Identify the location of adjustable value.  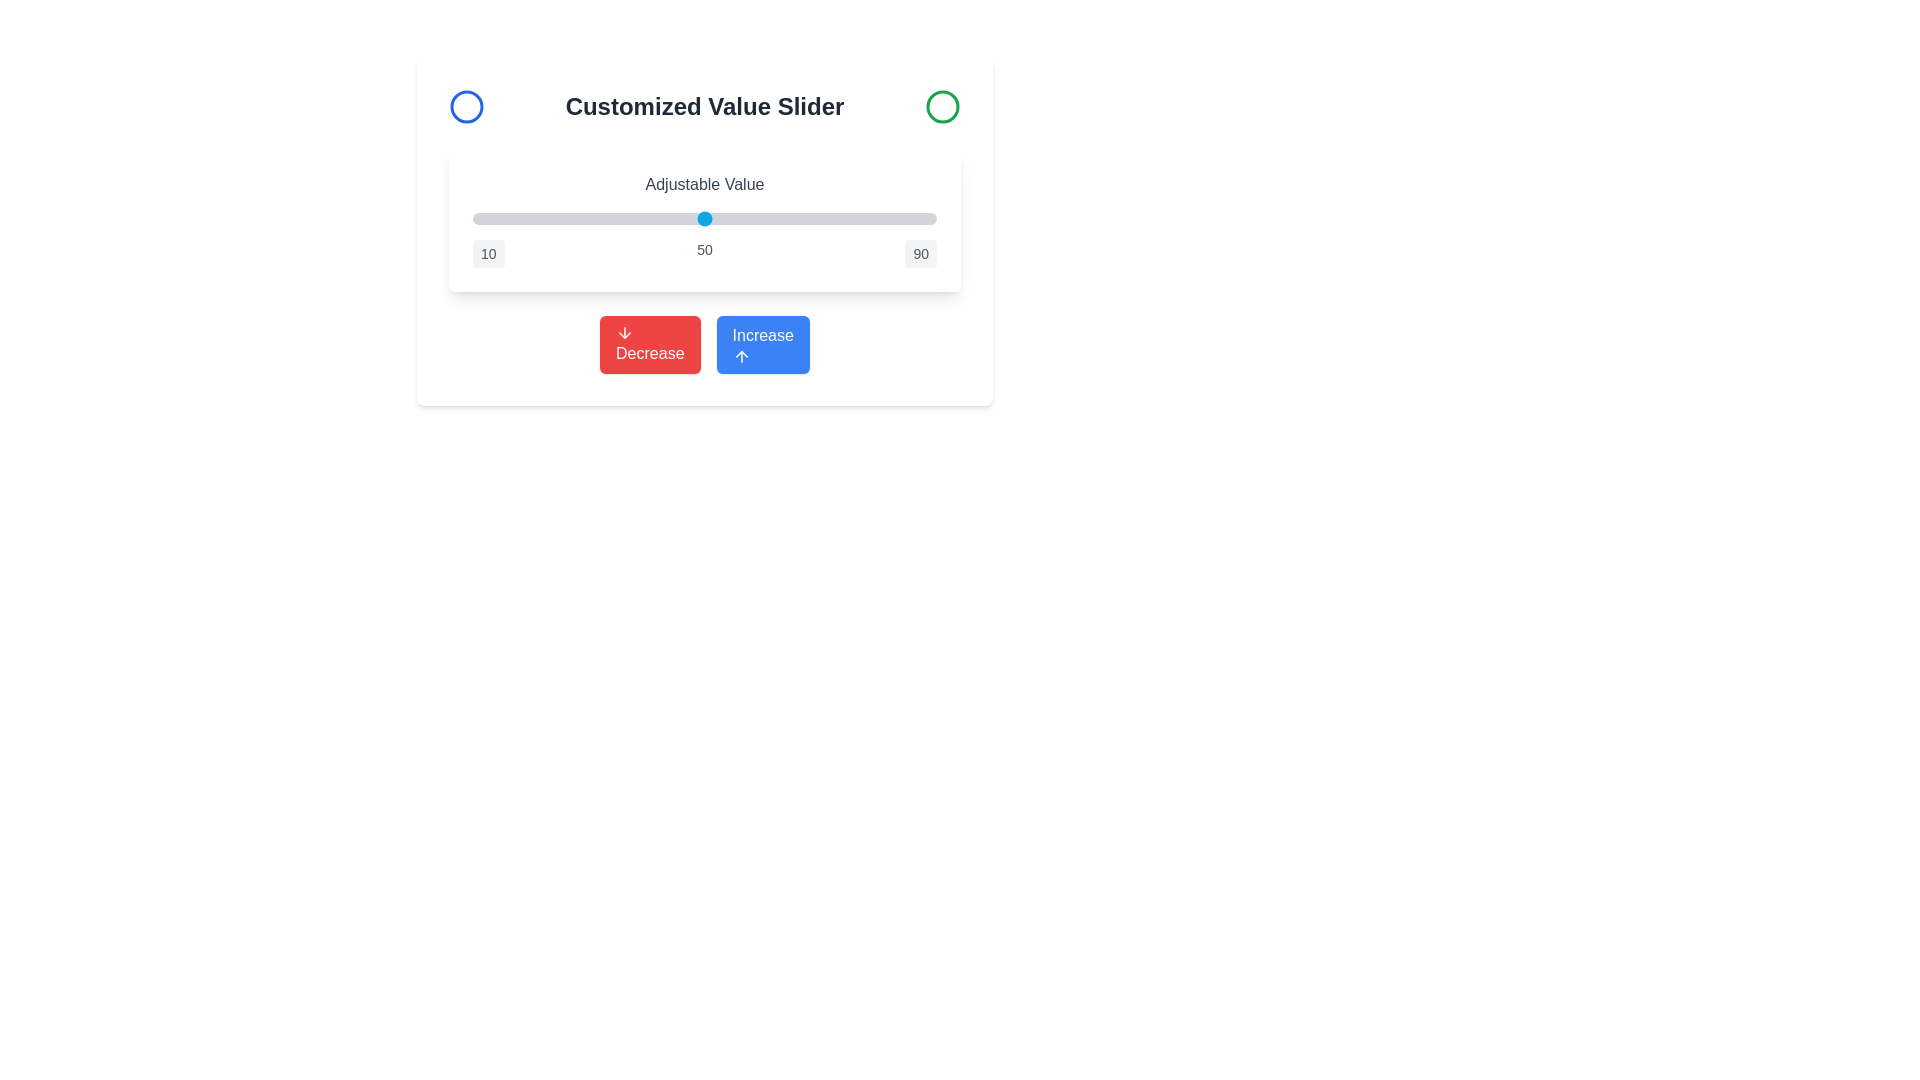
(895, 219).